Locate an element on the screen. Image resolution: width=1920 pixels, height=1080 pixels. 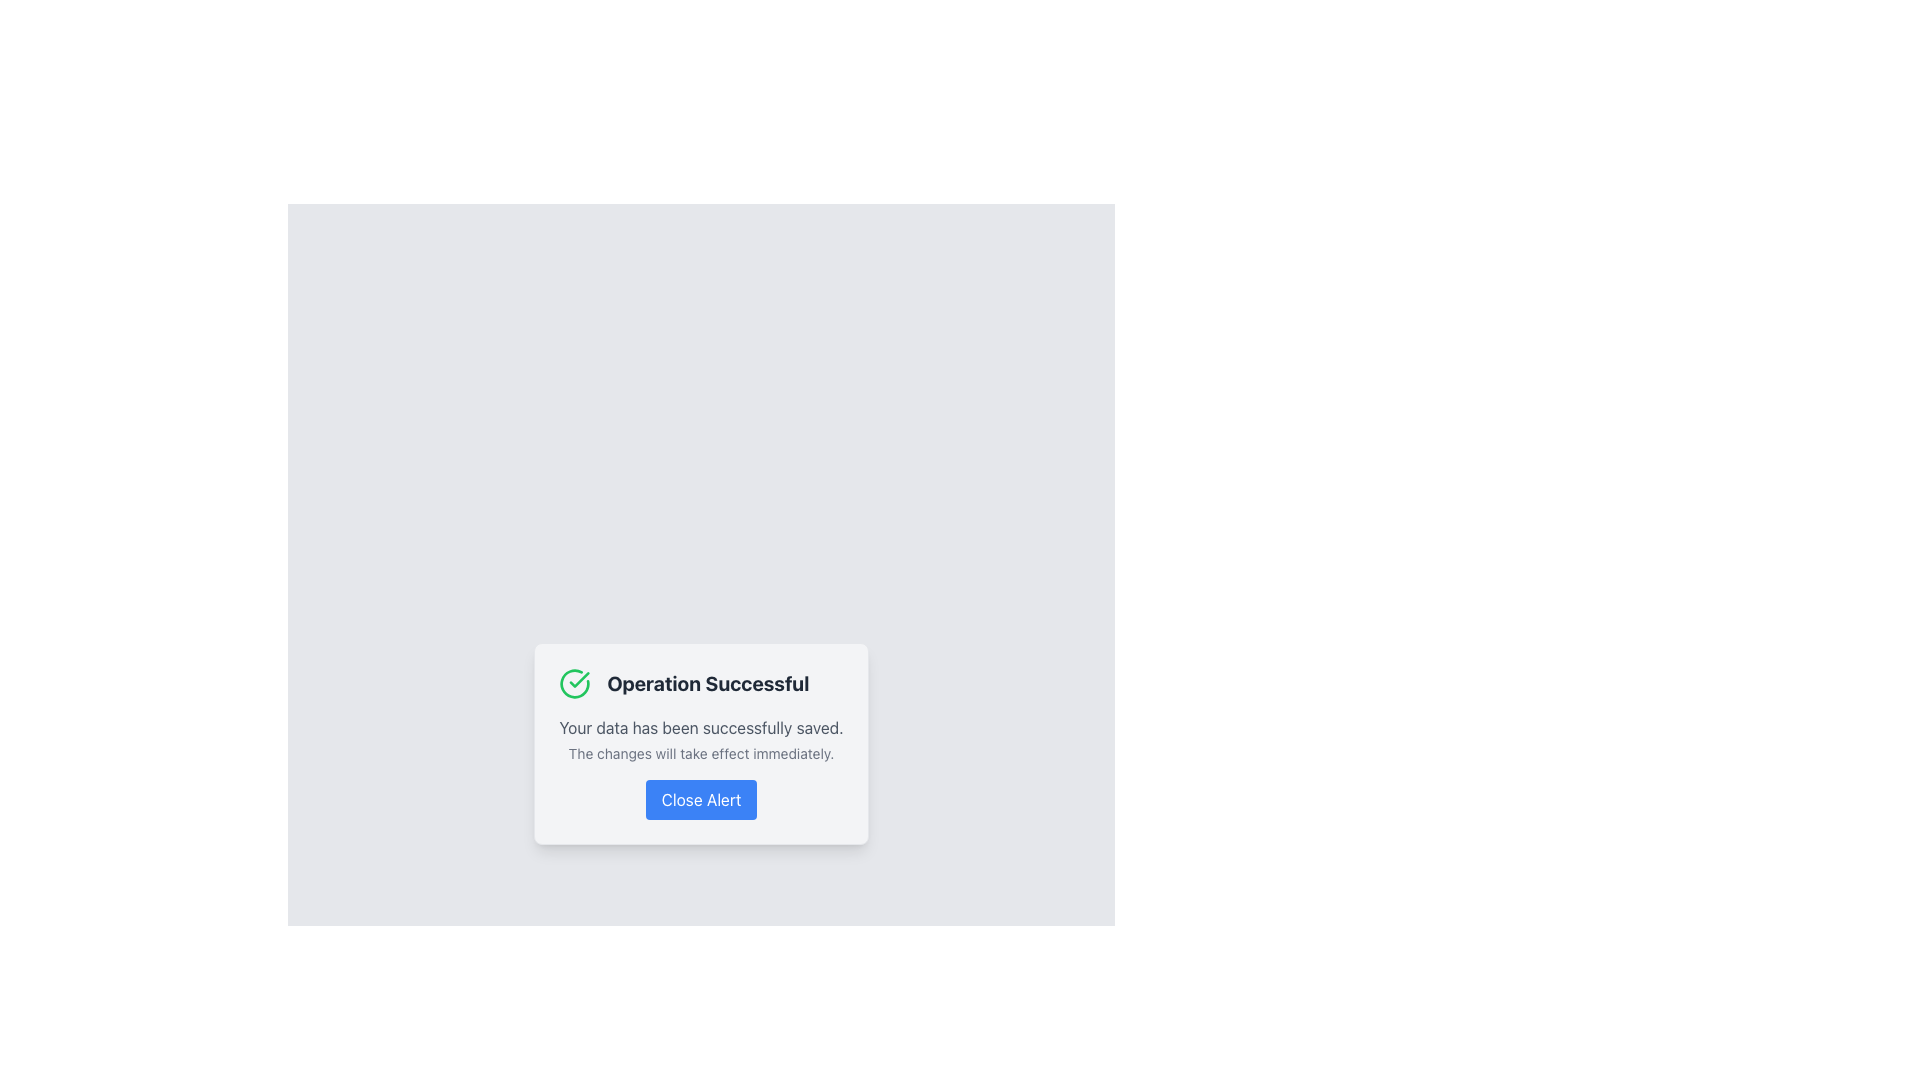
the text element displaying 'Your data has been successfully saved.' located in the modal dialogue box titled 'Operation Successful' is located at coordinates (701, 728).